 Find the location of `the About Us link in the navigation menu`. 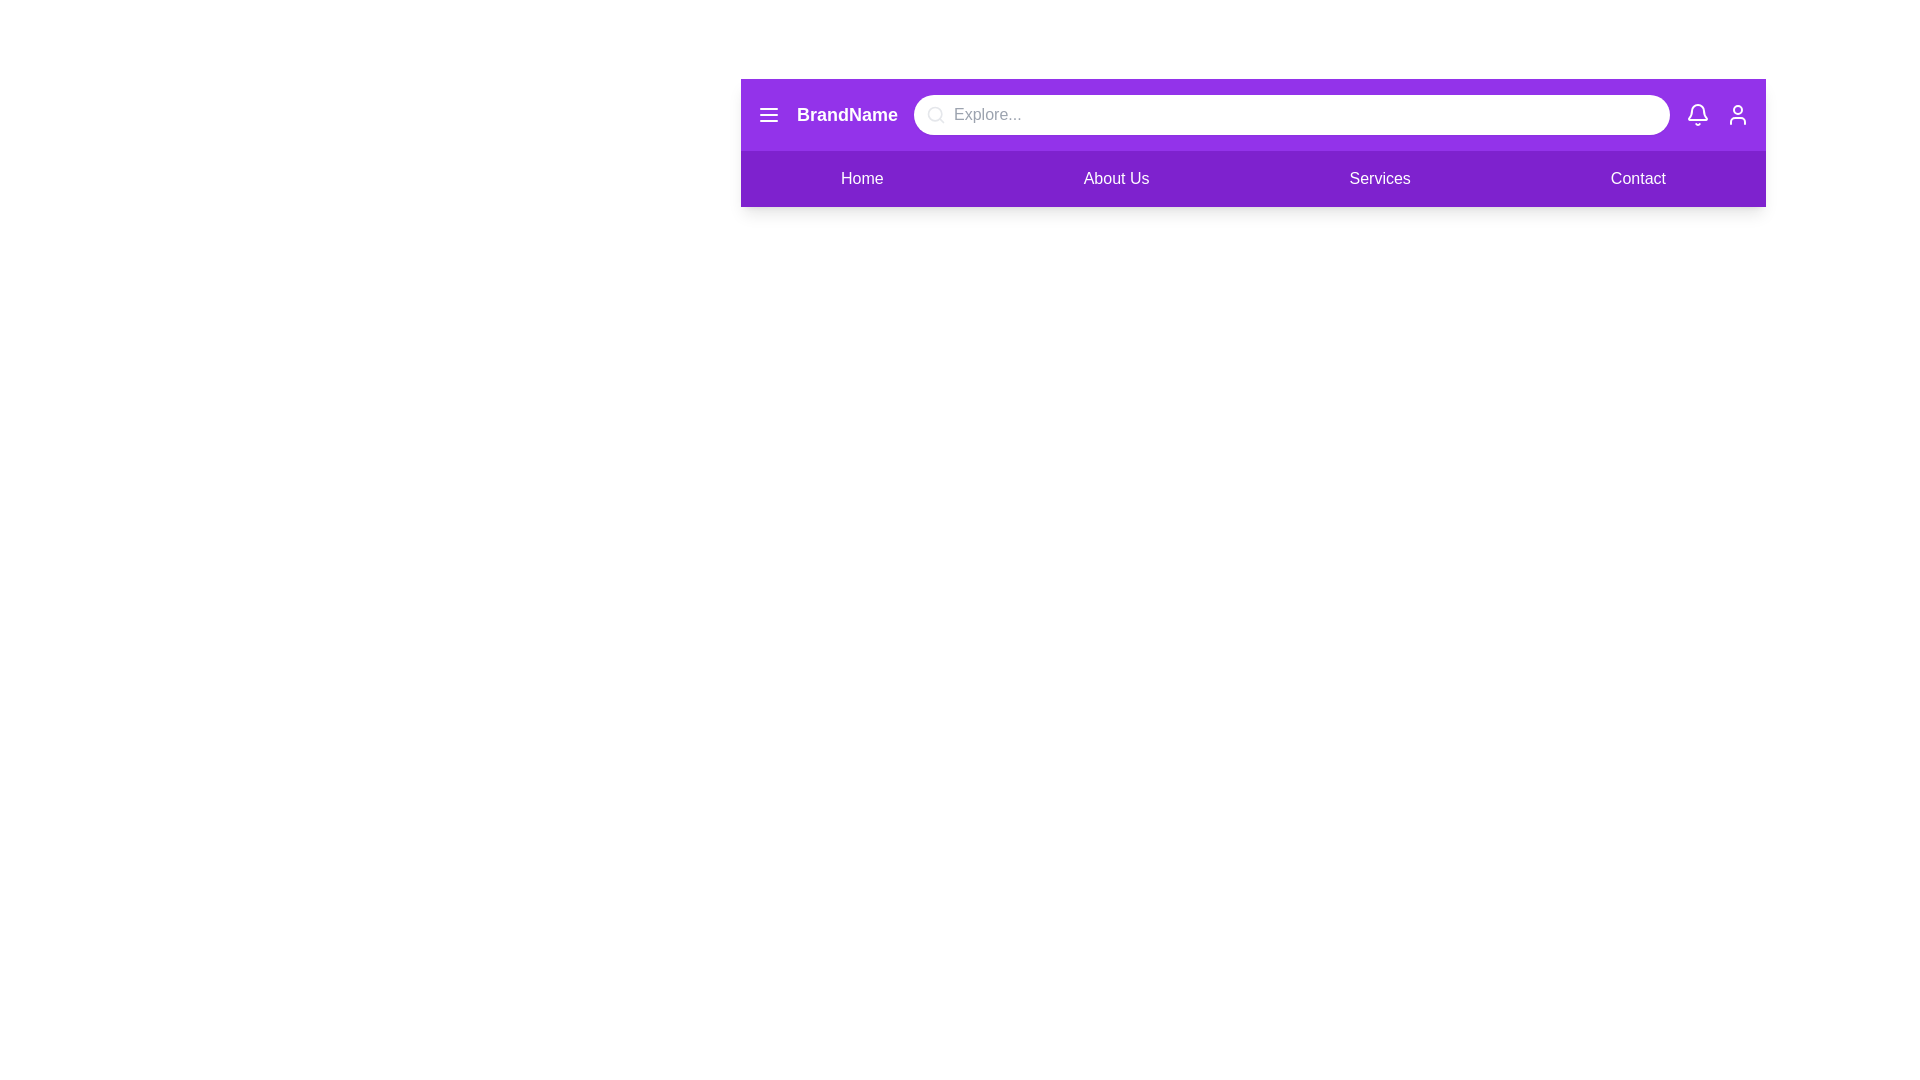

the About Us link in the navigation menu is located at coordinates (1115, 177).